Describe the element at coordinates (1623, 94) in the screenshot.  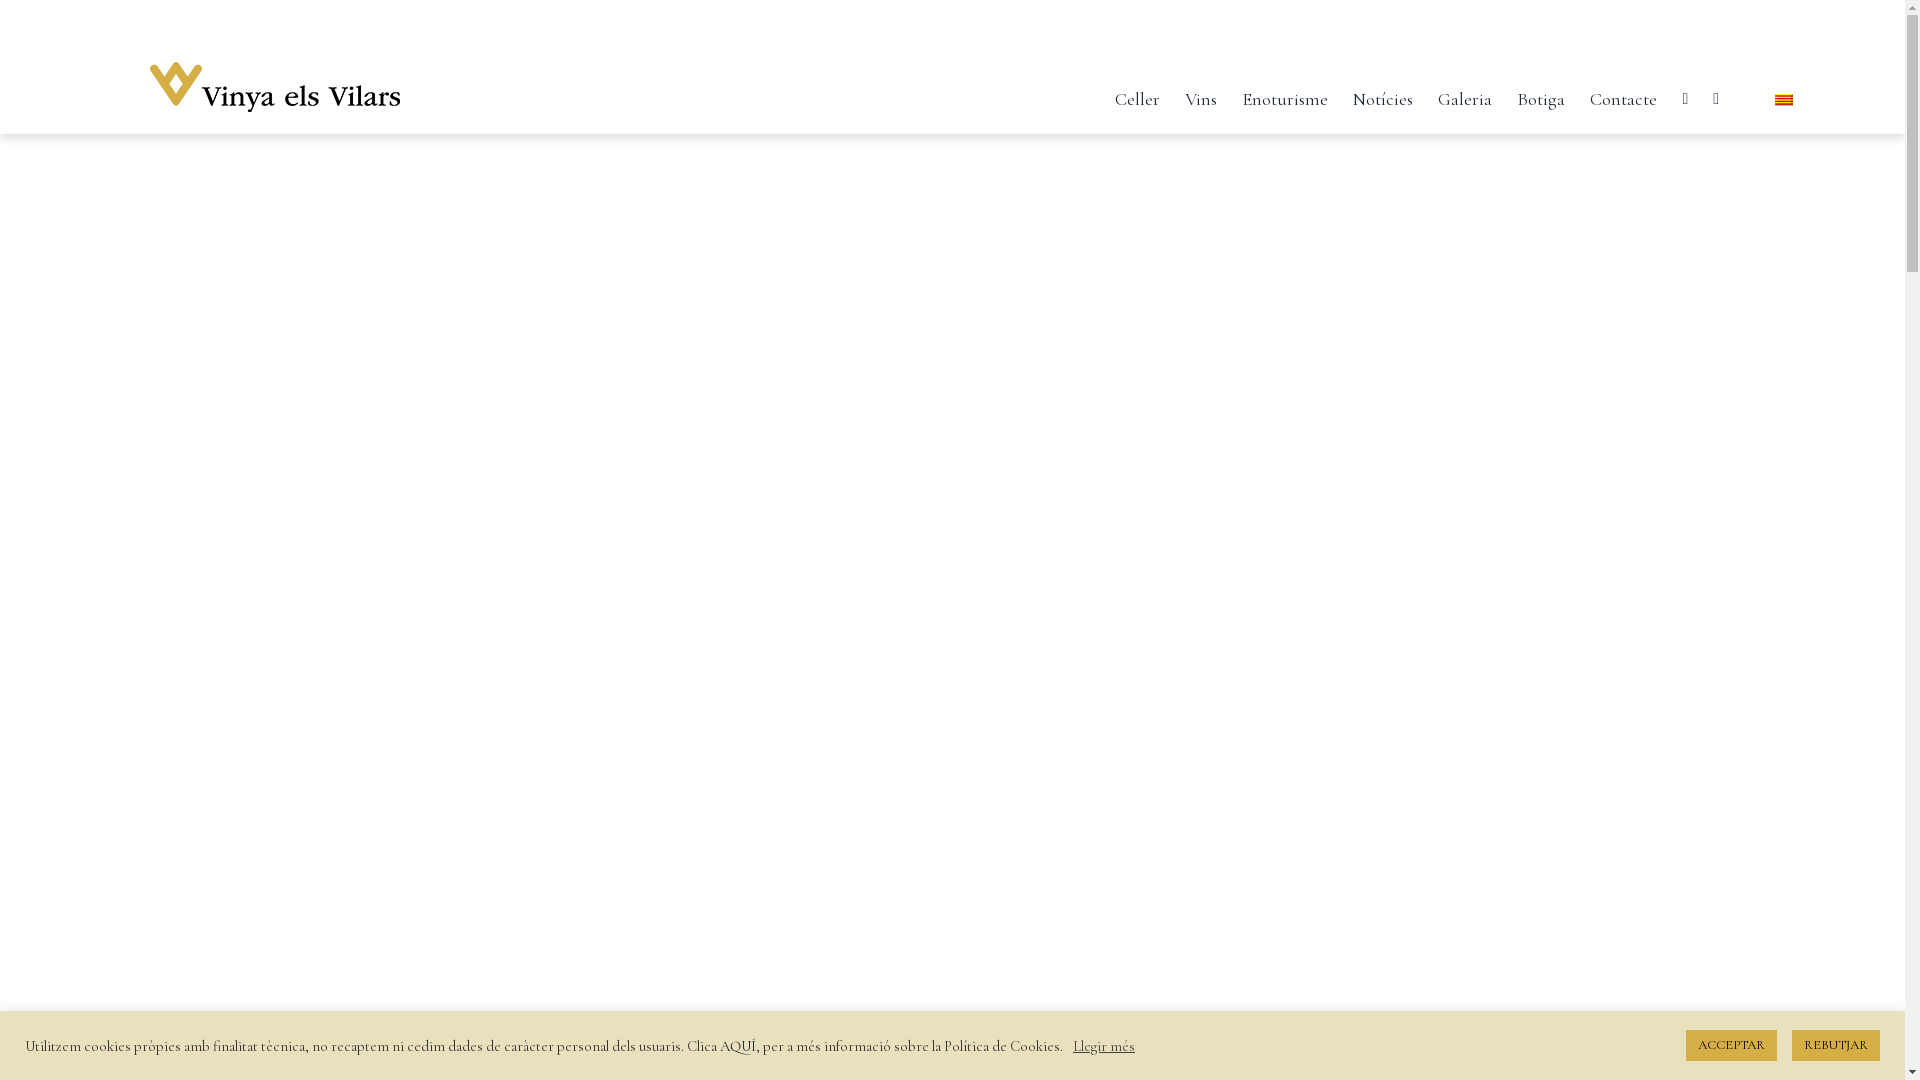
I see `'Contacte'` at that location.